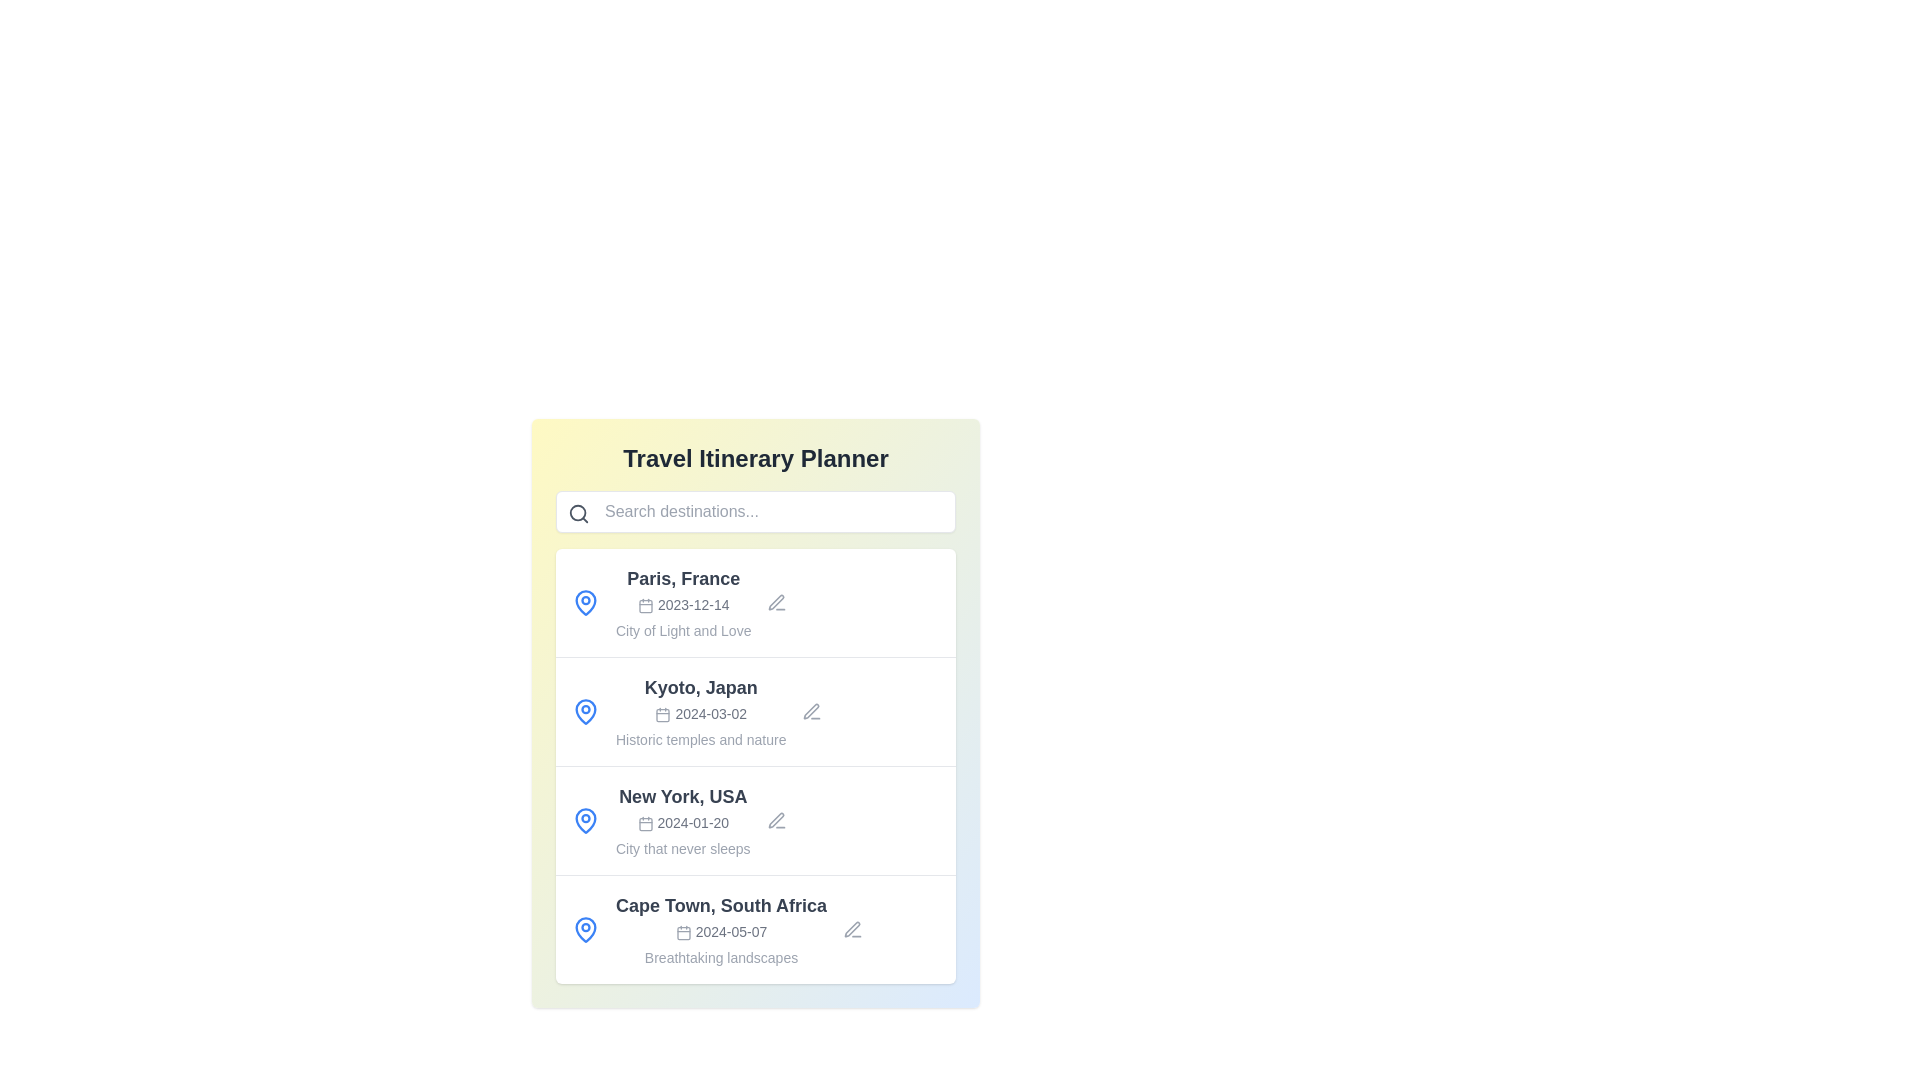  Describe the element at coordinates (730, 932) in the screenshot. I see `the date label '2024-05-07', which is a smaller gray text positioned to the right of a calendar icon, providing context for the travel destination 'Cape Town, South Africa'` at that location.